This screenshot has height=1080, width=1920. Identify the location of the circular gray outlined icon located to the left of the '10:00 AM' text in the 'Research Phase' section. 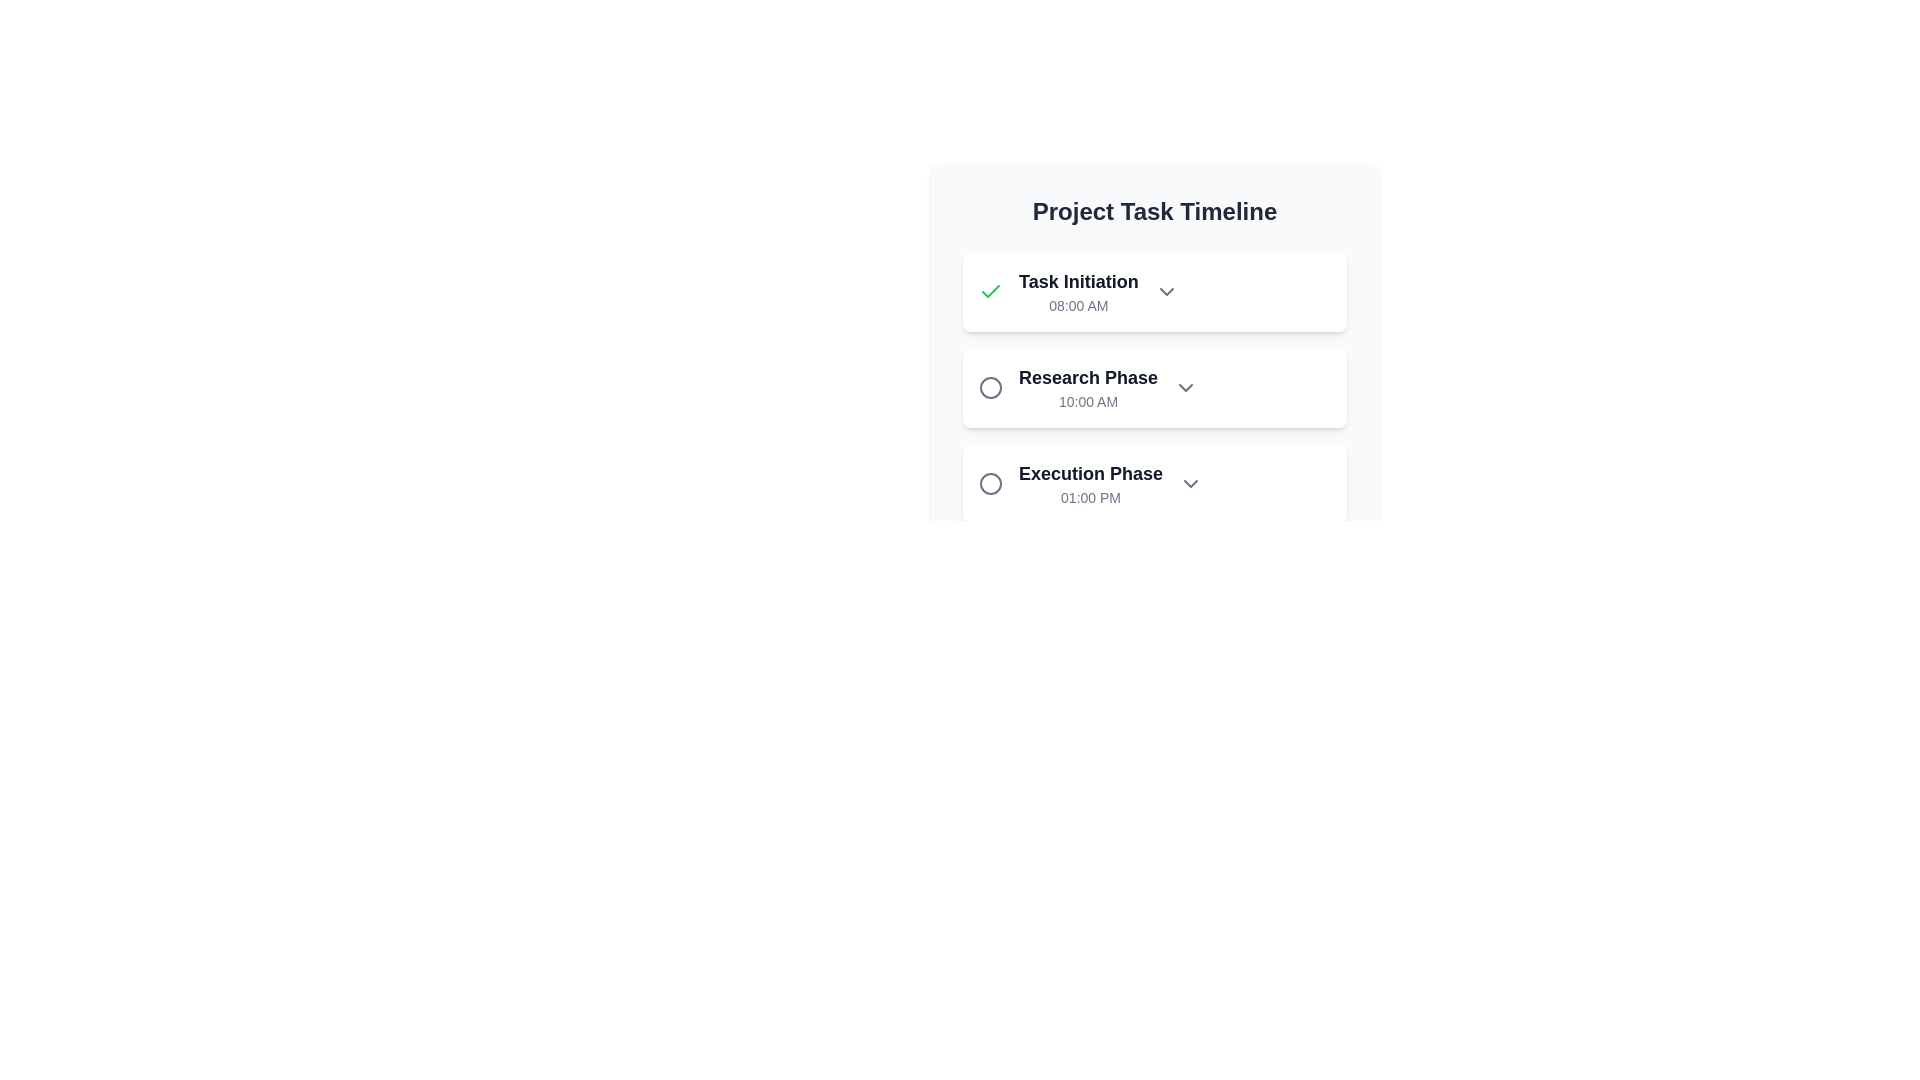
(990, 388).